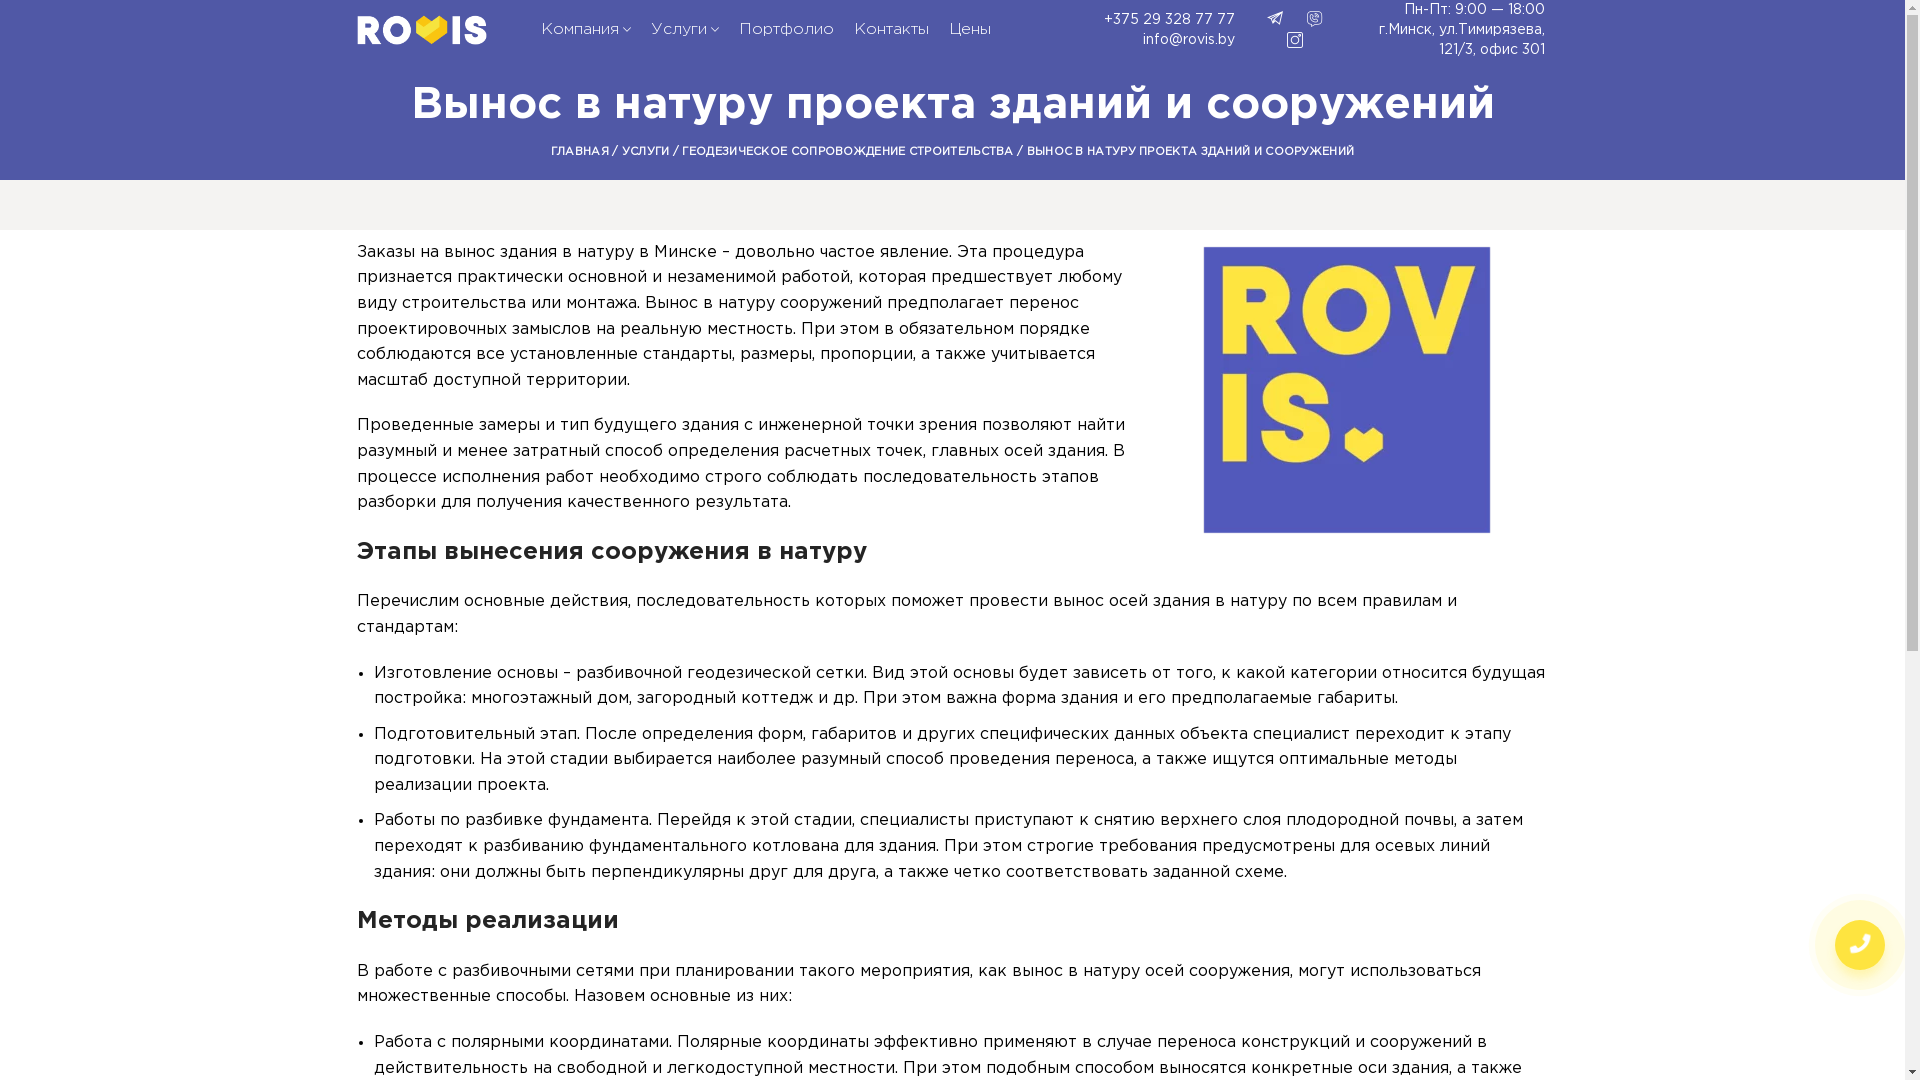 This screenshot has width=1920, height=1080. What do you see at coordinates (1295, 39) in the screenshot?
I see `'instagram'` at bounding box center [1295, 39].